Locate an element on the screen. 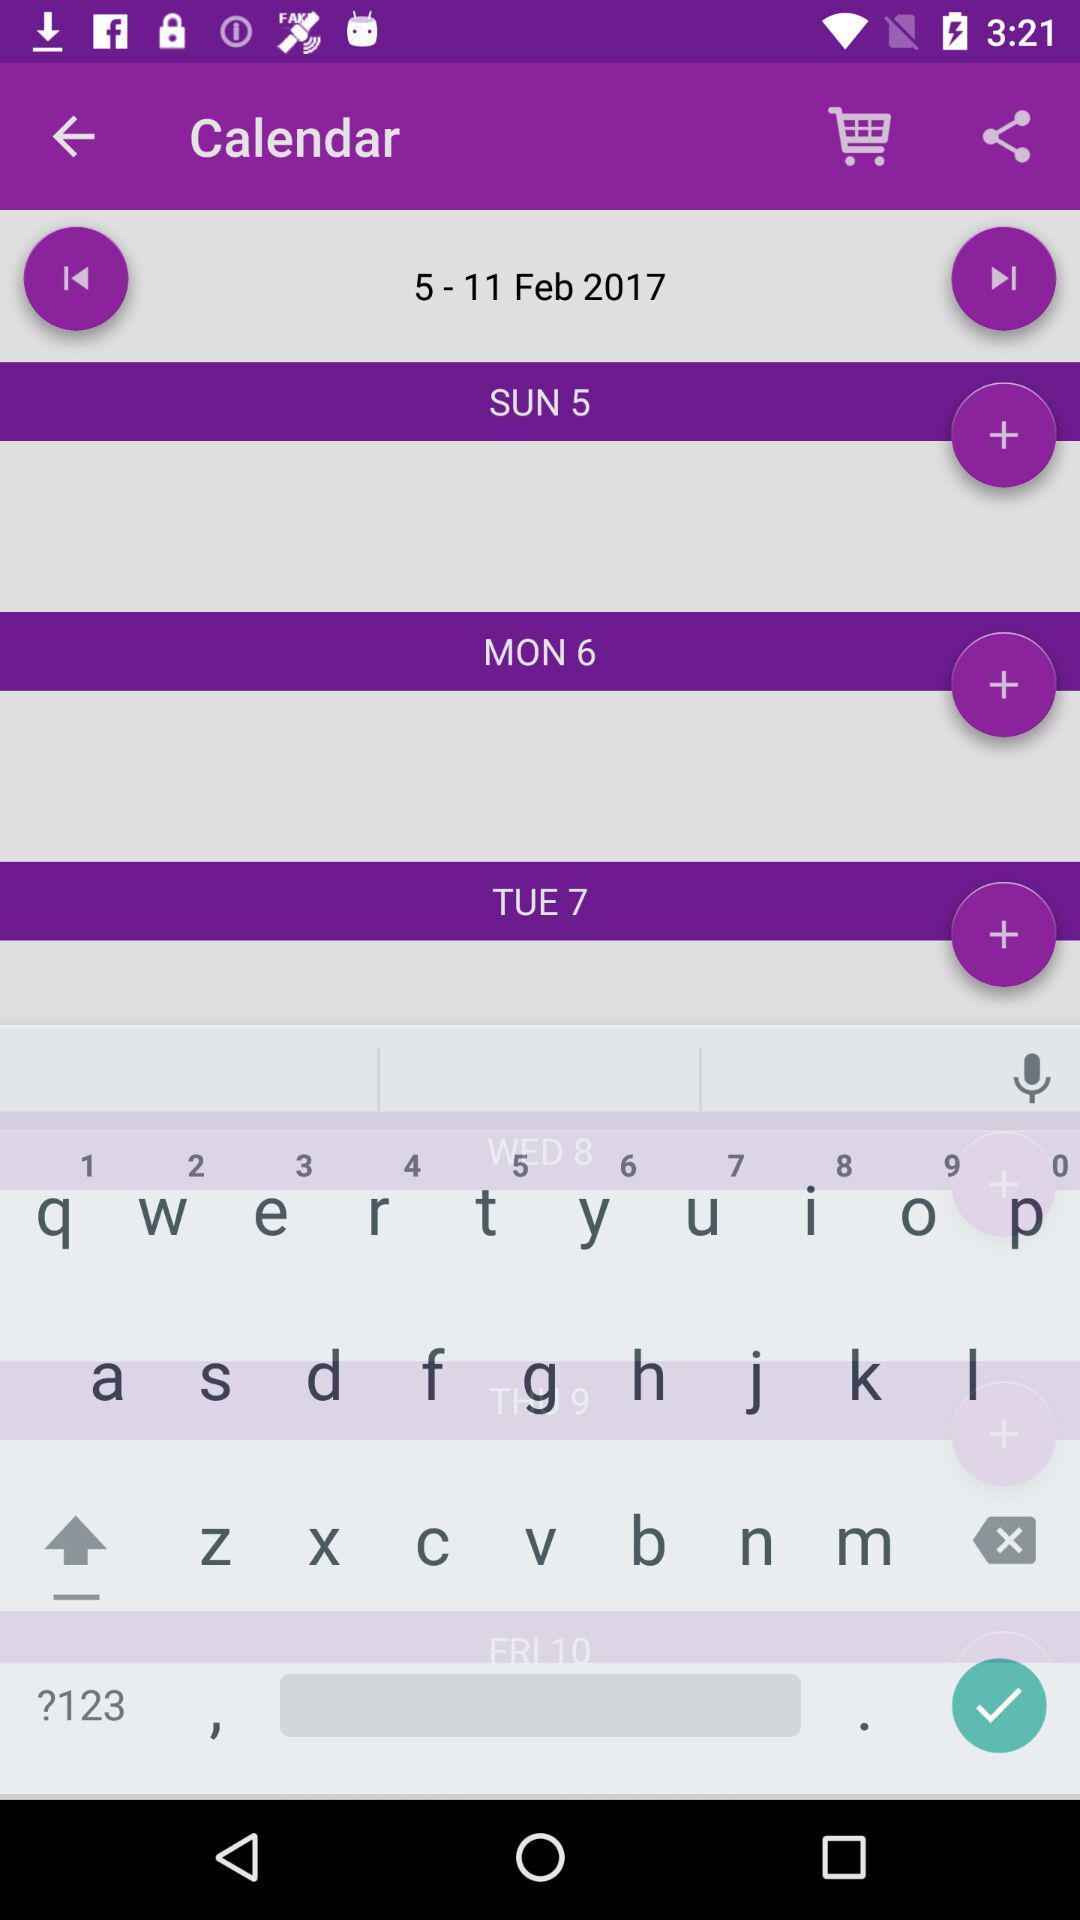 This screenshot has width=1080, height=1920. the add icon is located at coordinates (1003, 692).